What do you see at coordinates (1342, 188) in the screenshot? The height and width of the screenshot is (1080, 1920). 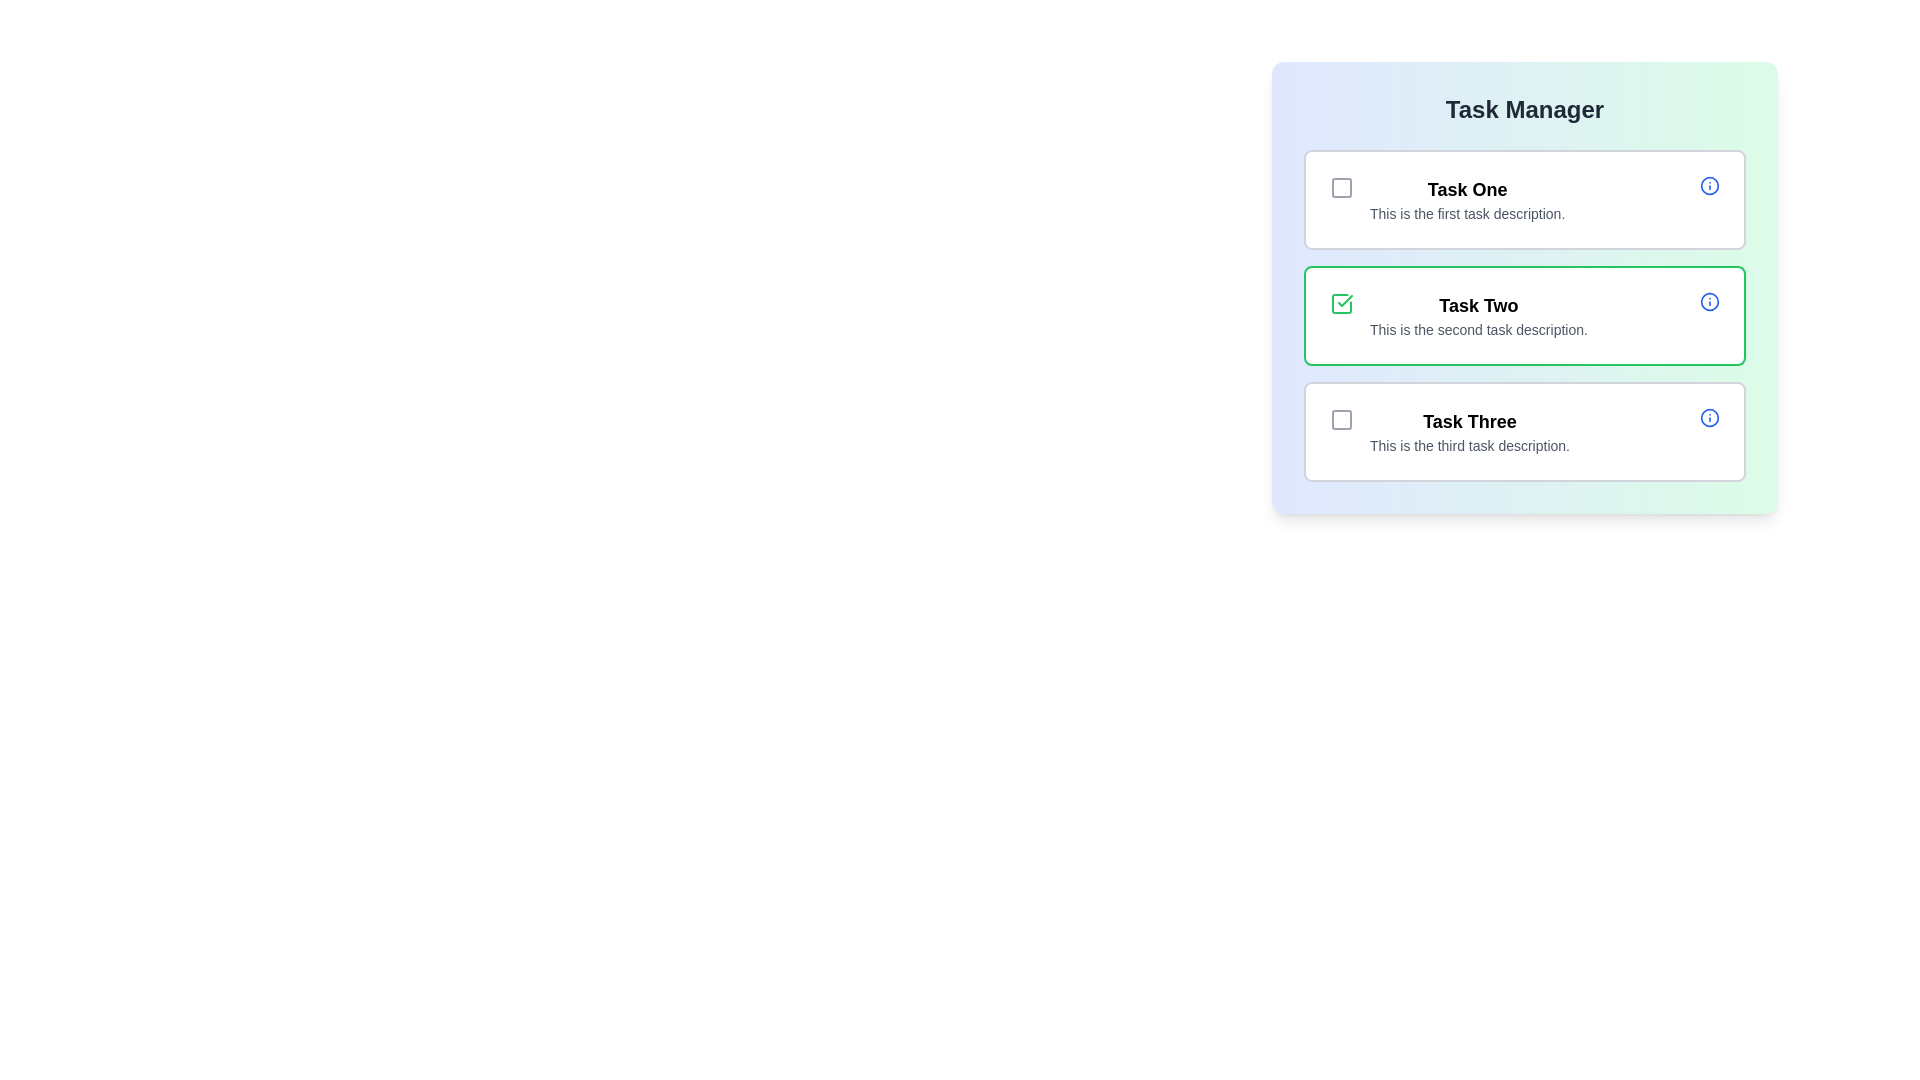 I see `the empty square-shaped checkbox located to the left of the text 'Task One'` at bounding box center [1342, 188].